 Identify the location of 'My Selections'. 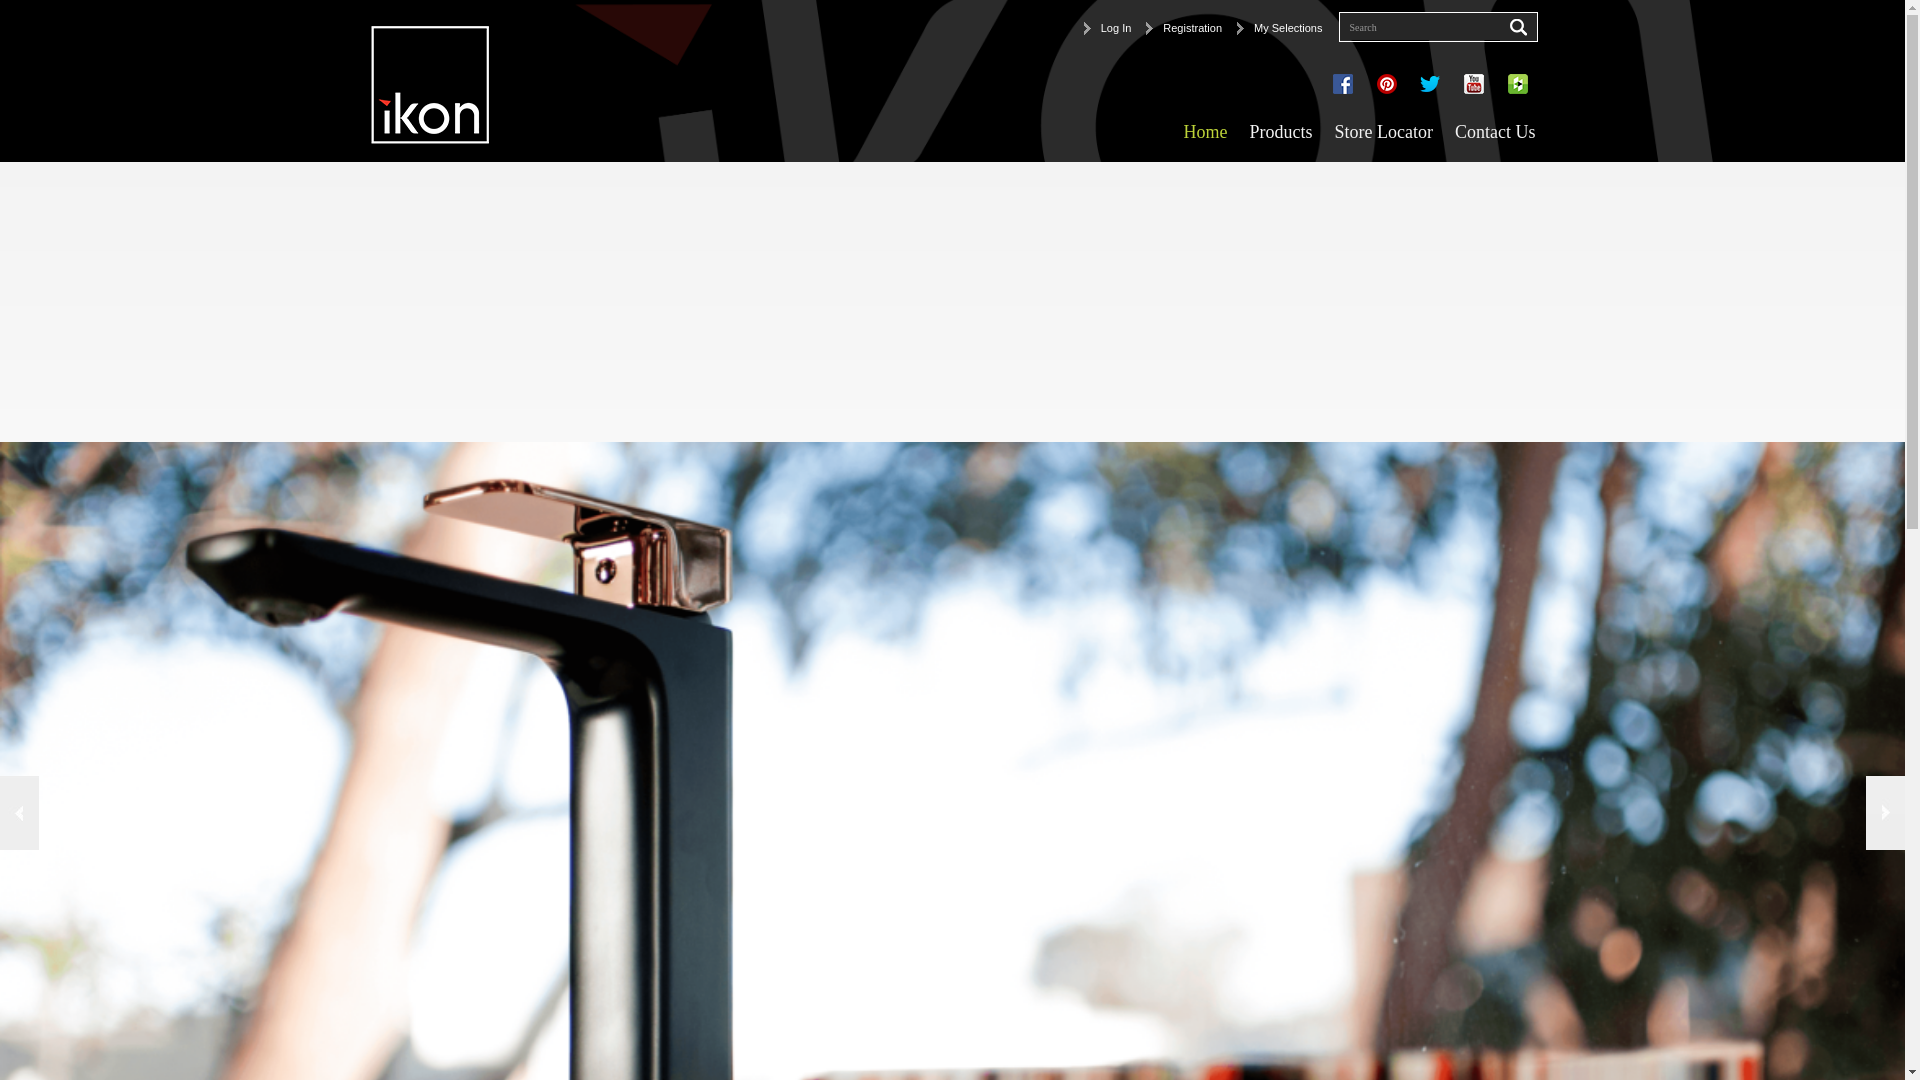
(1278, 27).